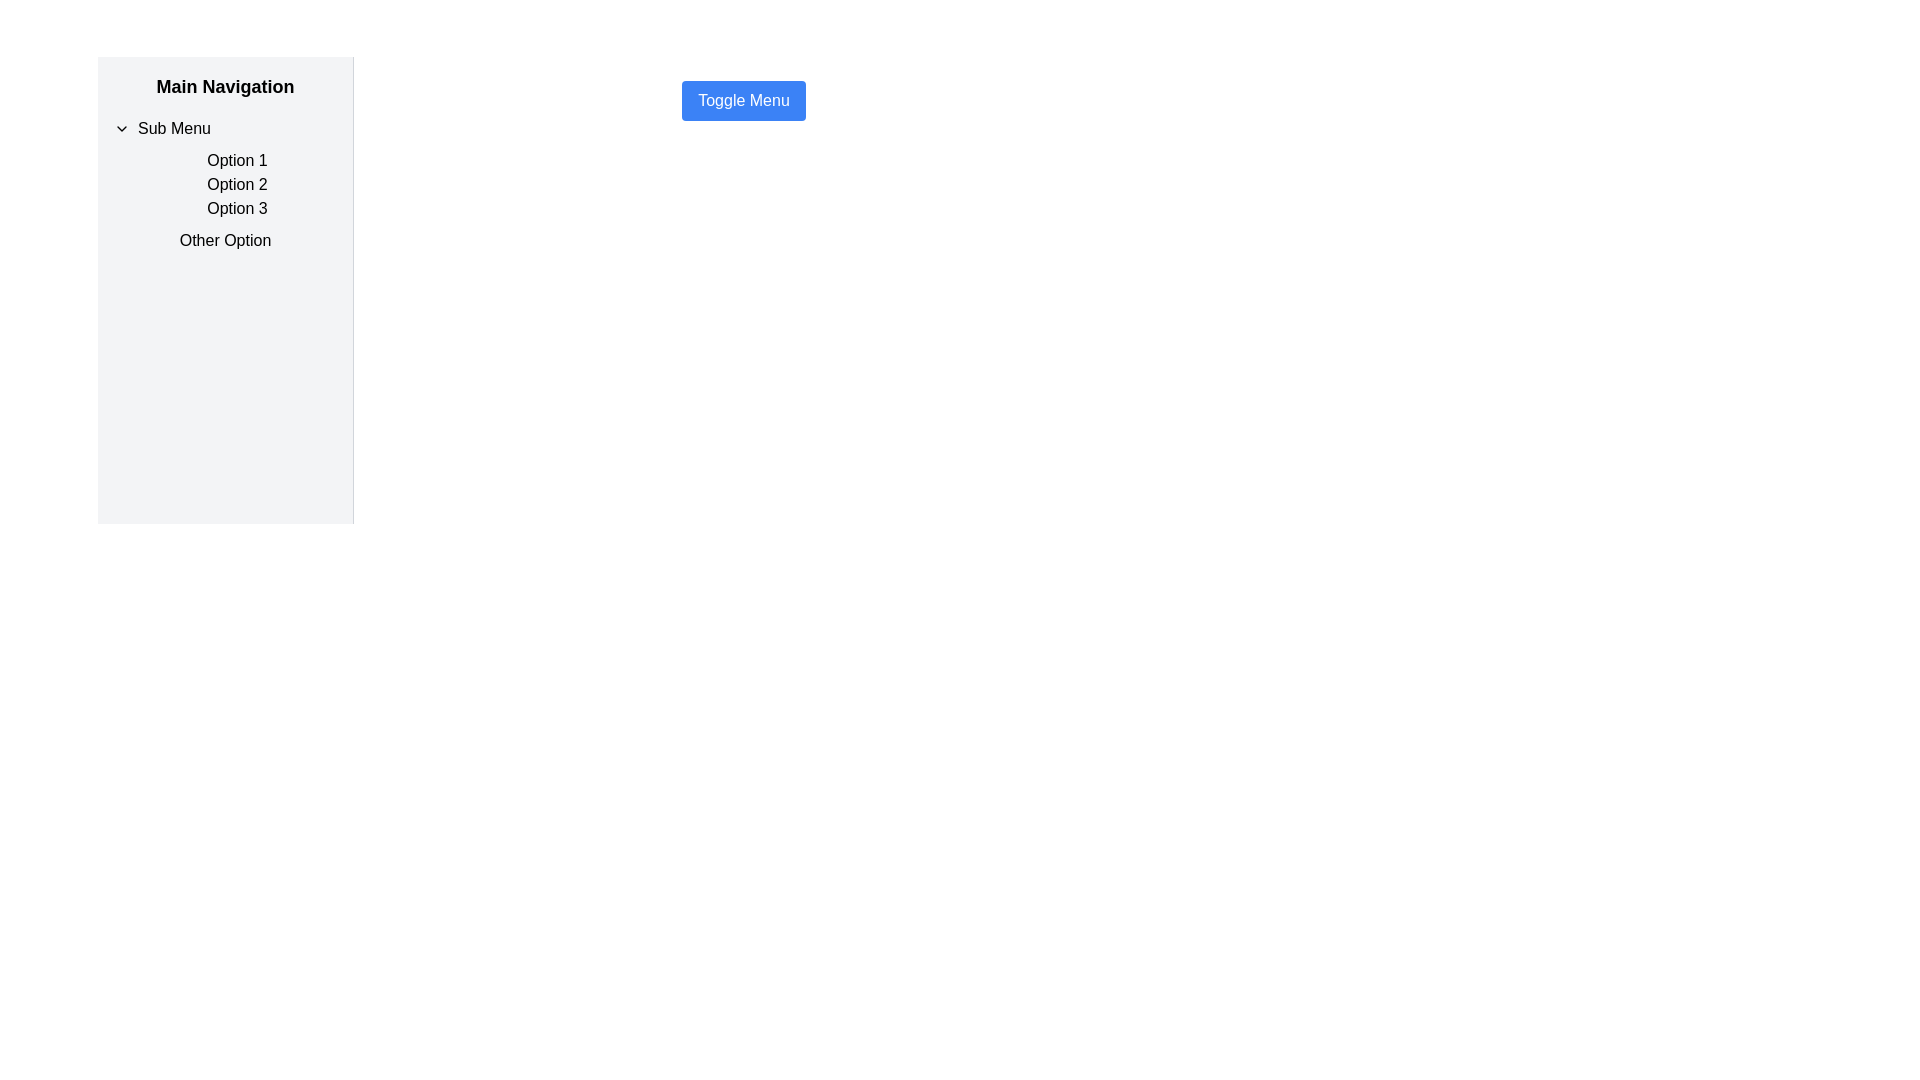  I want to click on the 'Toggle Menu' button, which has a blue background, white text, and rounded corners, so click(743, 100).